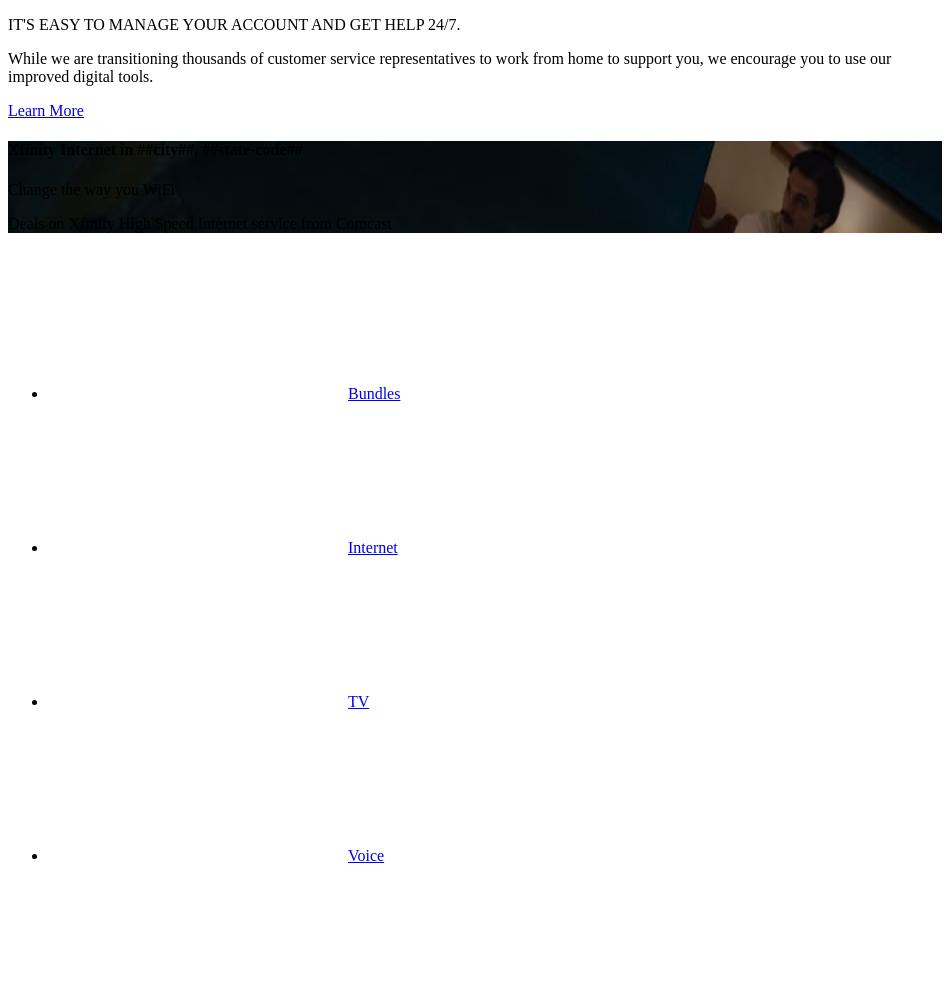 This screenshot has height=995, width=950. Describe the element at coordinates (346, 854) in the screenshot. I see `'Voice'` at that location.